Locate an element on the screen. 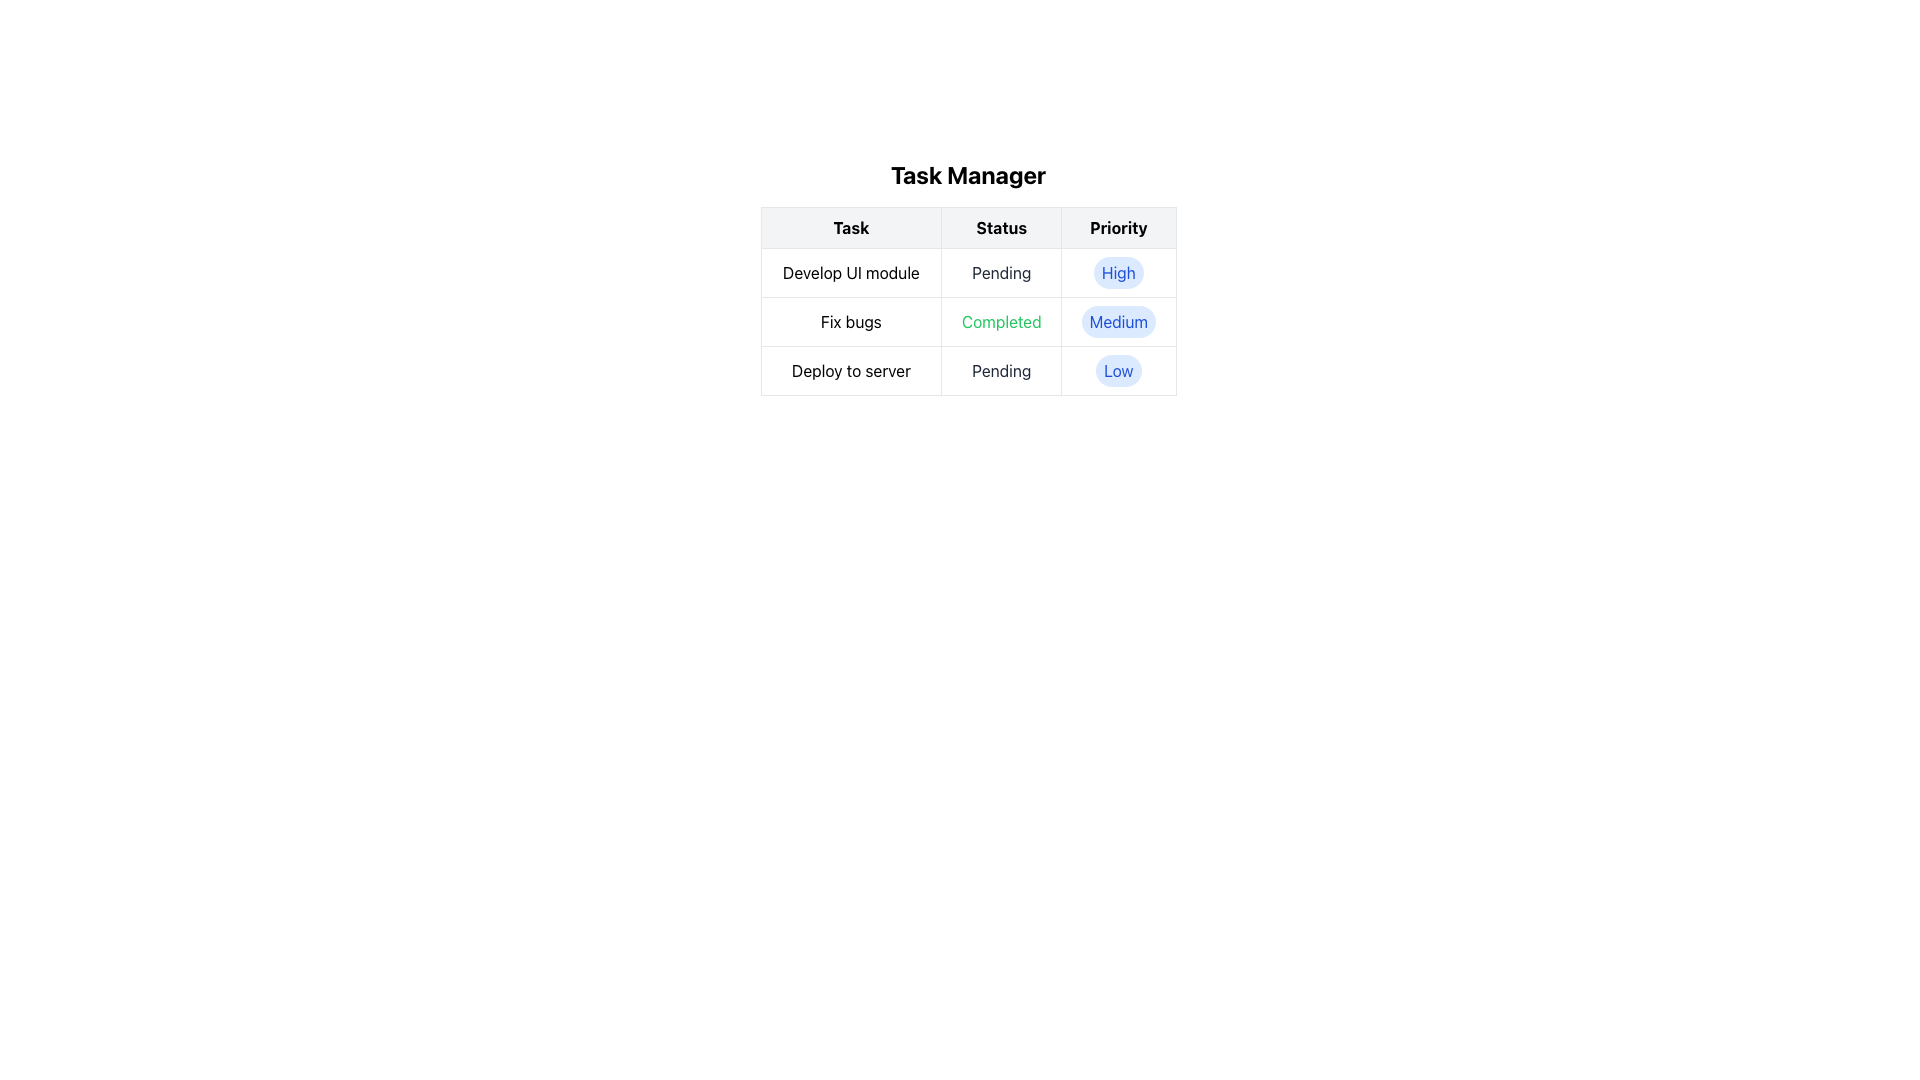 Image resolution: width=1920 pixels, height=1080 pixels. the text 'Pending' styled in gray font located in the middle row of the third section of the table under the 'Status' column is located at coordinates (1001, 370).